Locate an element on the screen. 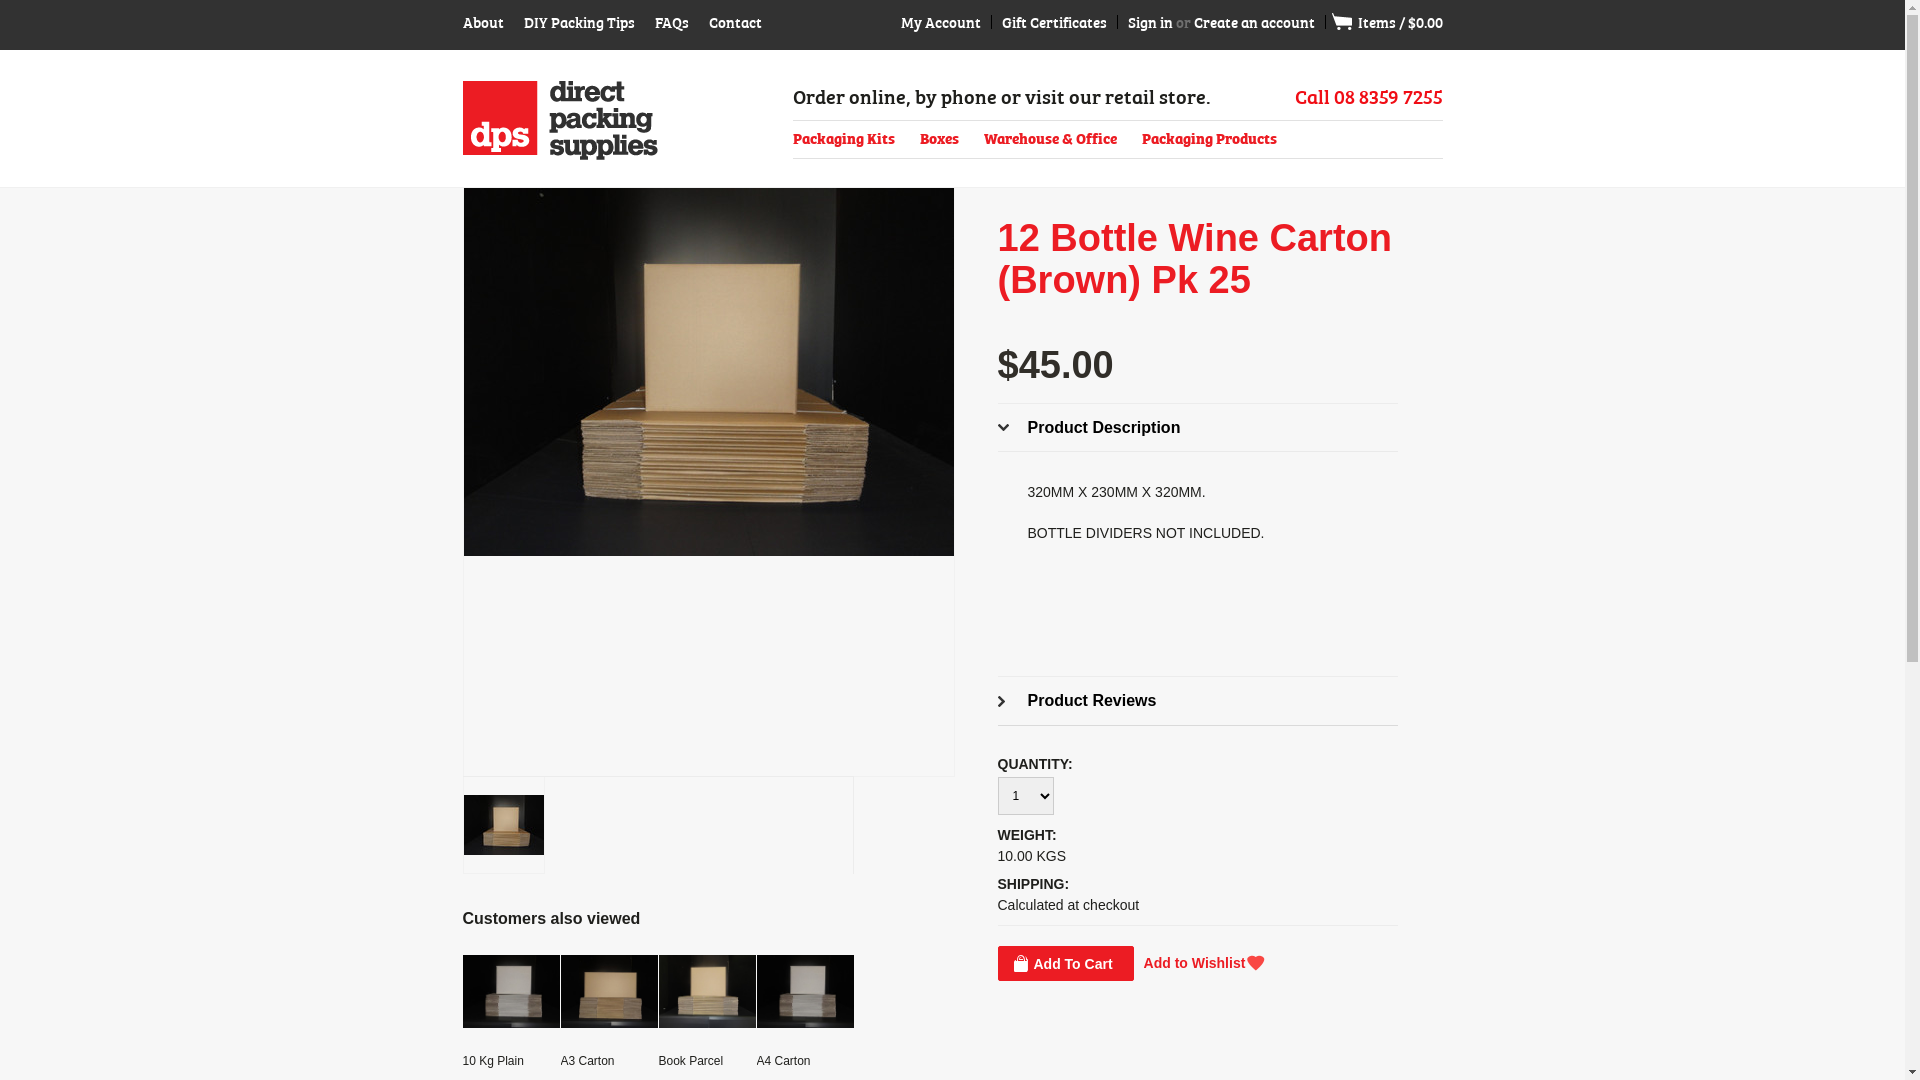  'Create an account' is located at coordinates (1253, 22).